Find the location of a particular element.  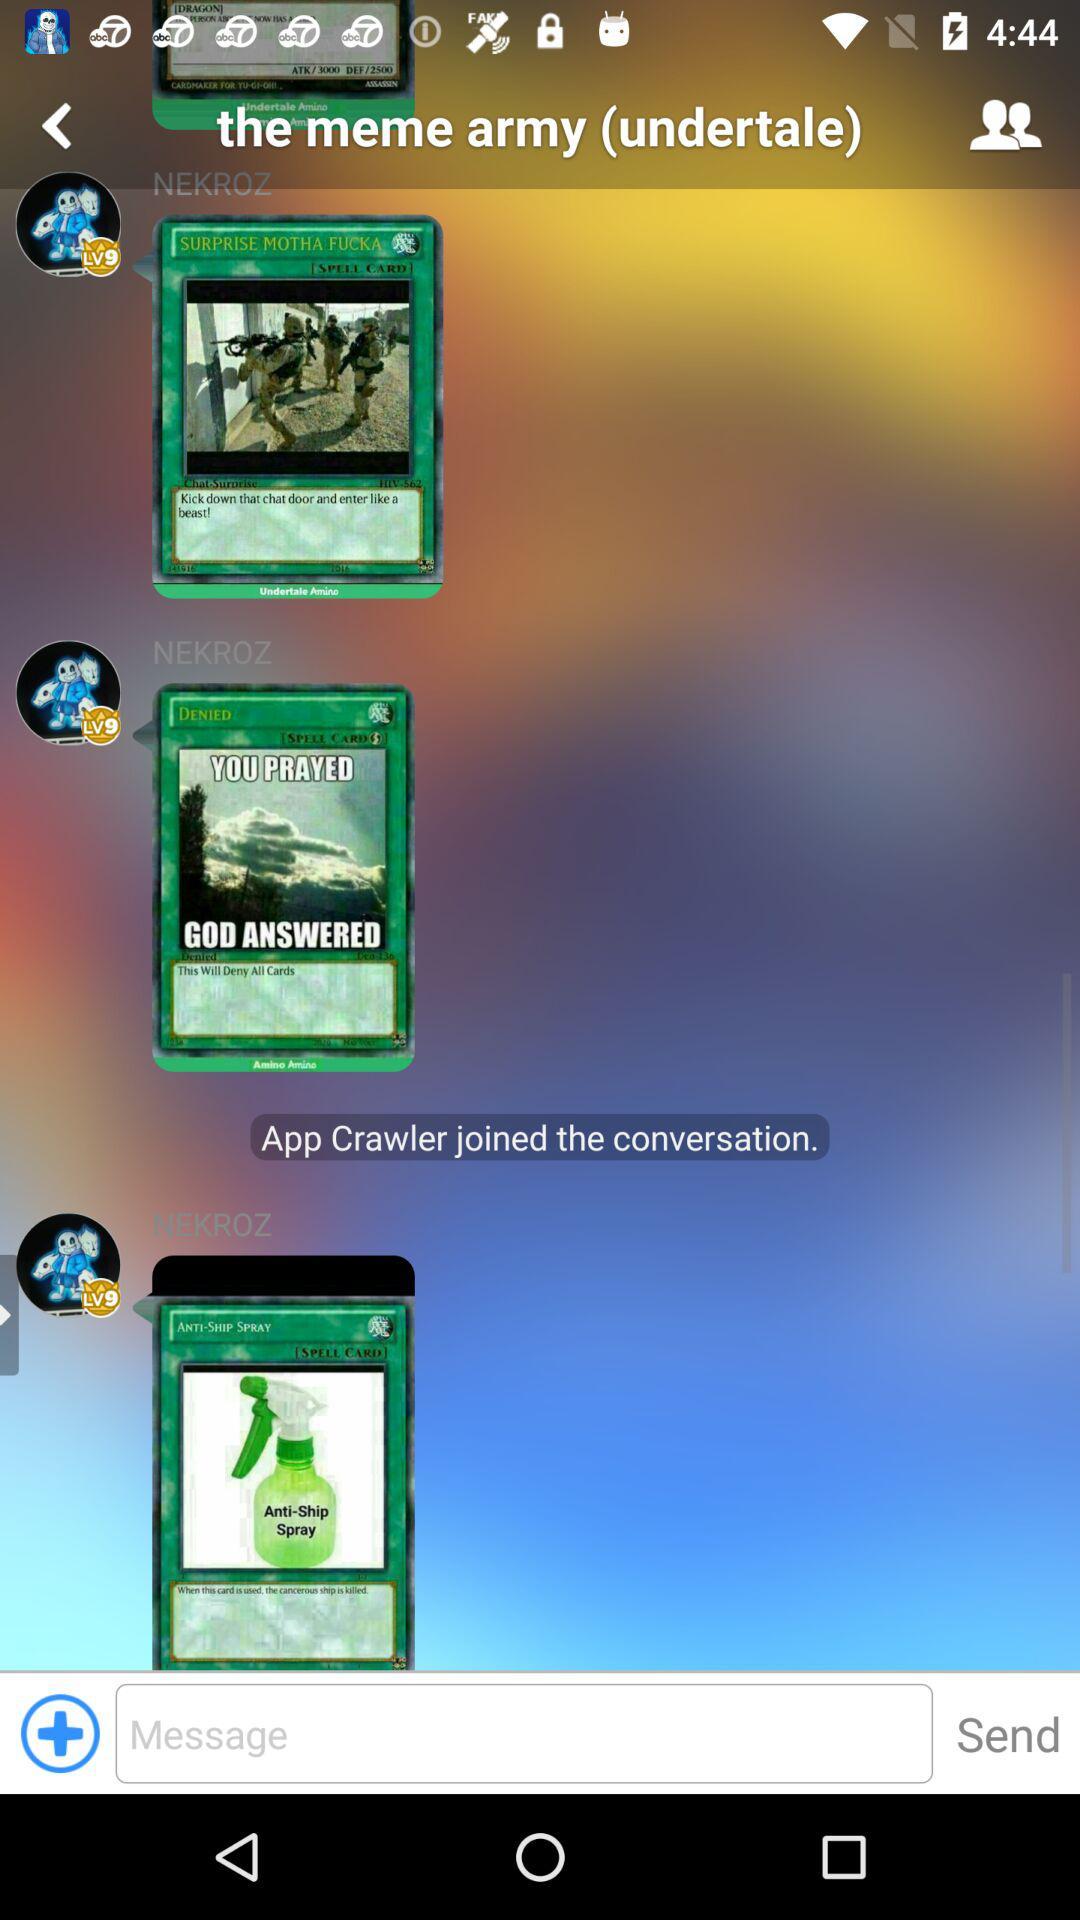

the add icon is located at coordinates (59, 1732).